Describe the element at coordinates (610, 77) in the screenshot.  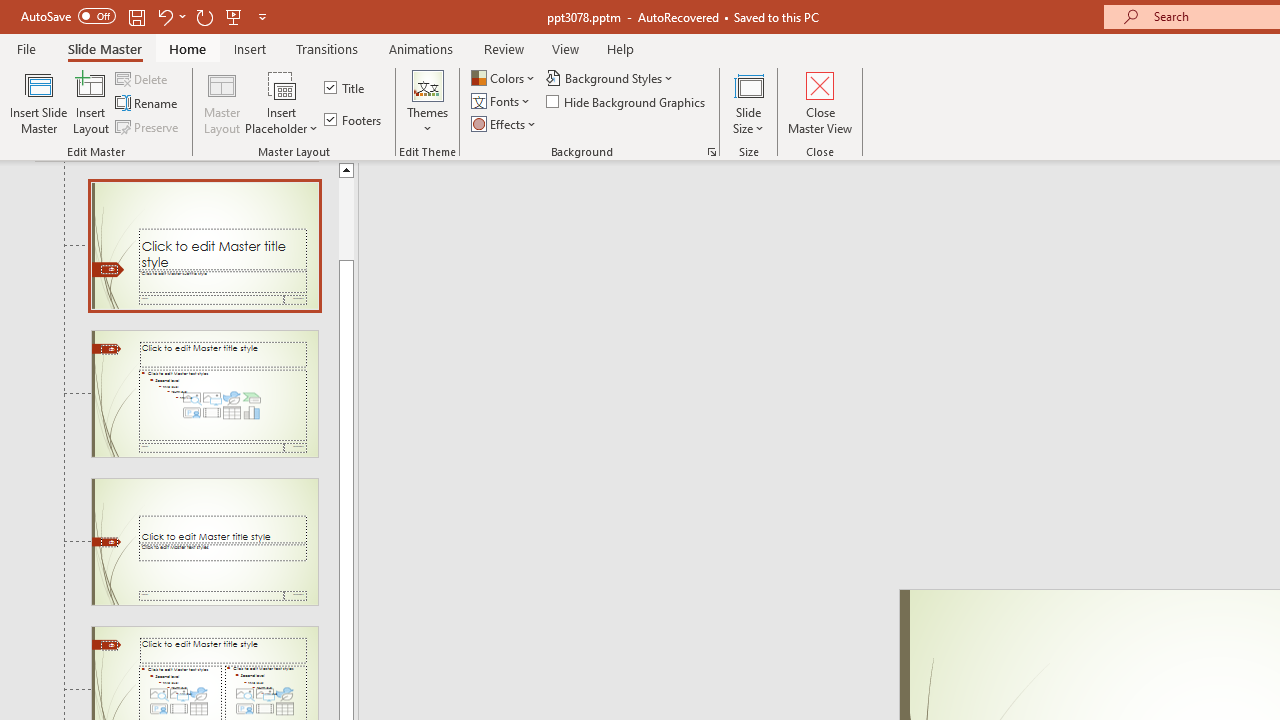
I see `'Background Styles'` at that location.